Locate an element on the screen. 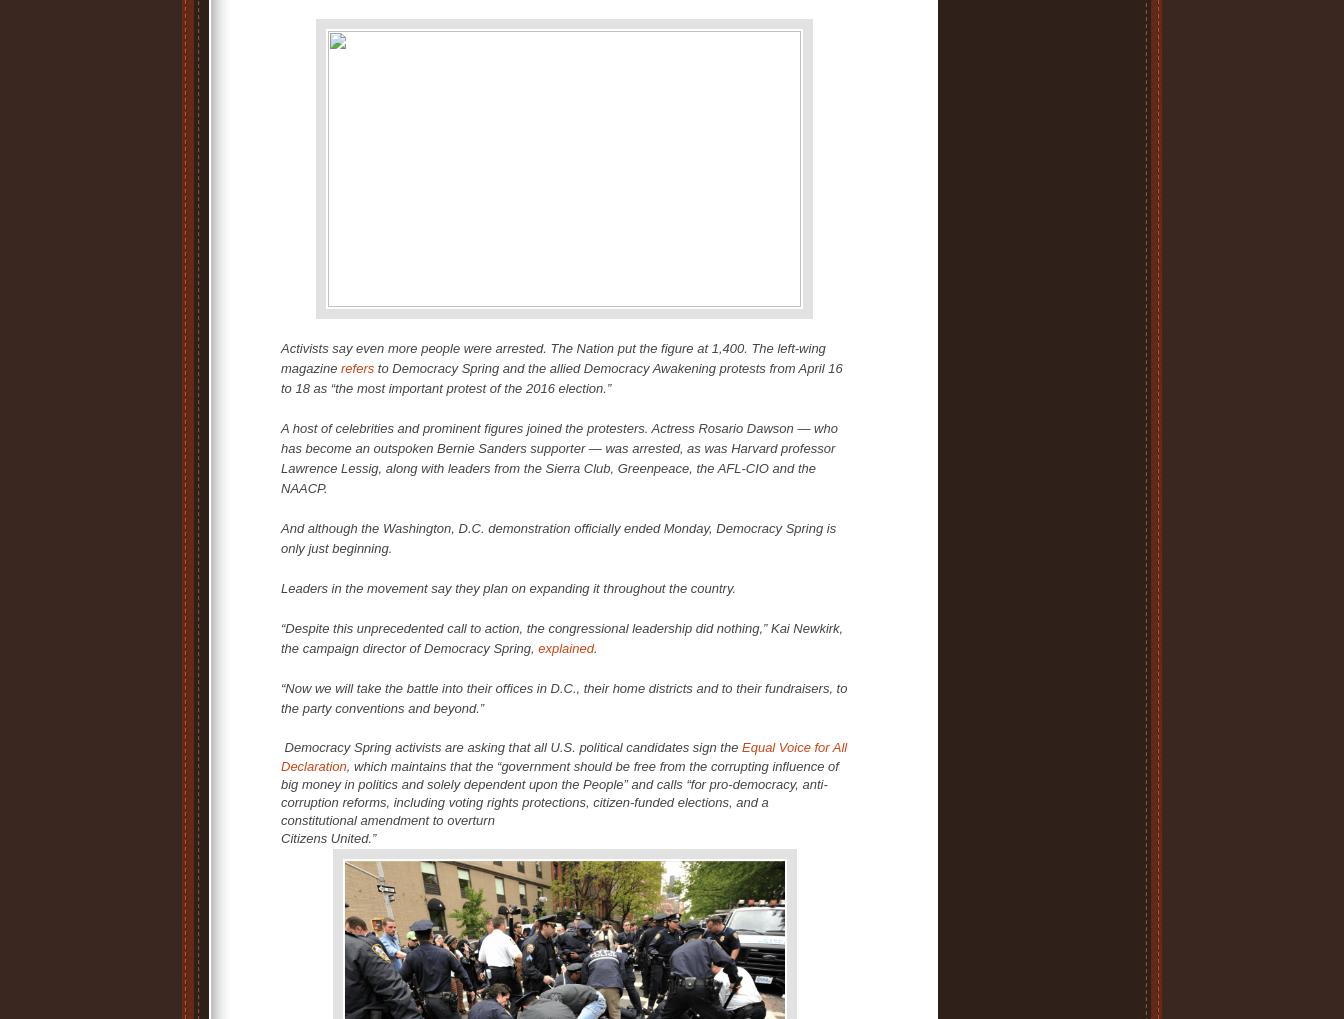  'Citizens United.”' is located at coordinates (328, 837).